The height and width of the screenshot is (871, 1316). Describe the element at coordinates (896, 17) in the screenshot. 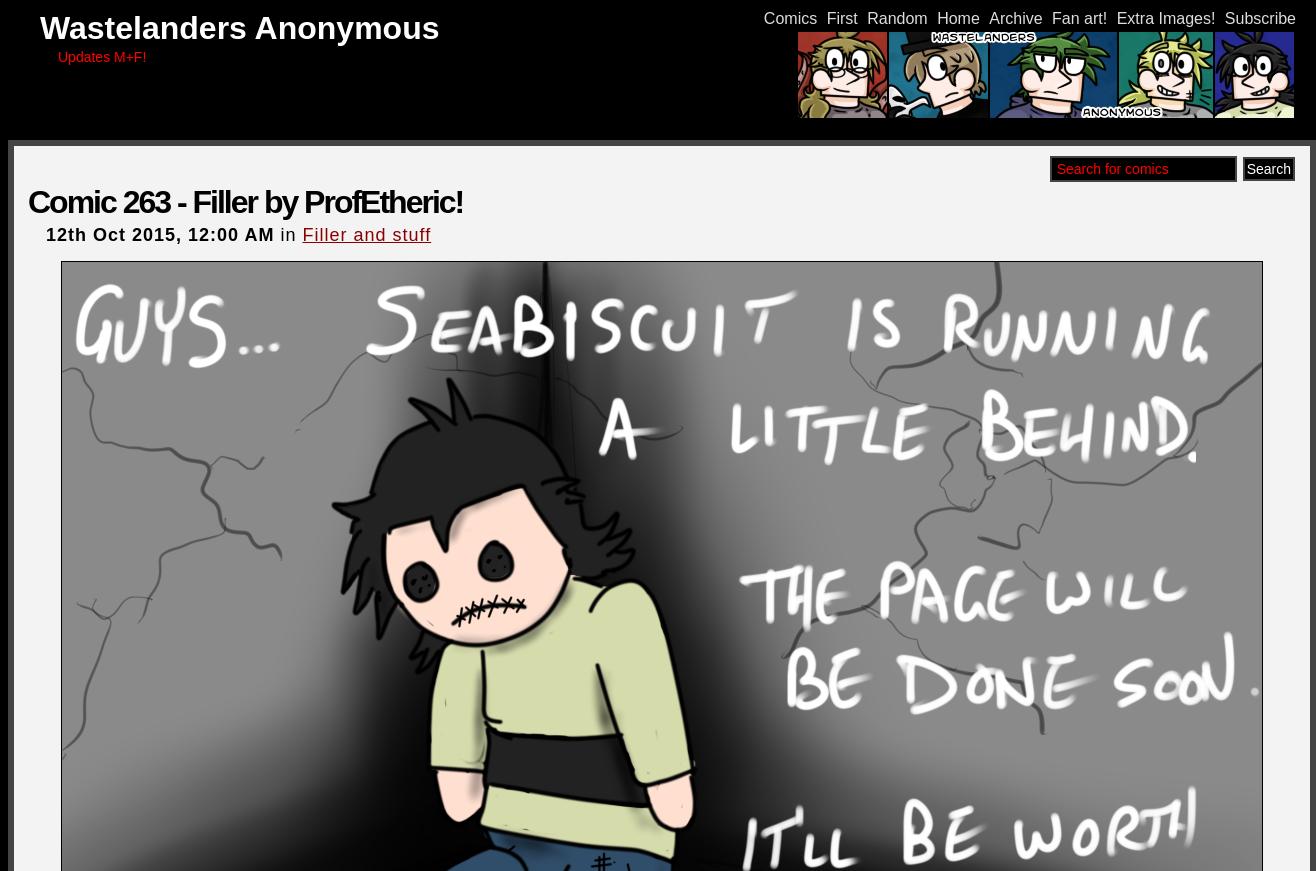

I see `'Random'` at that location.